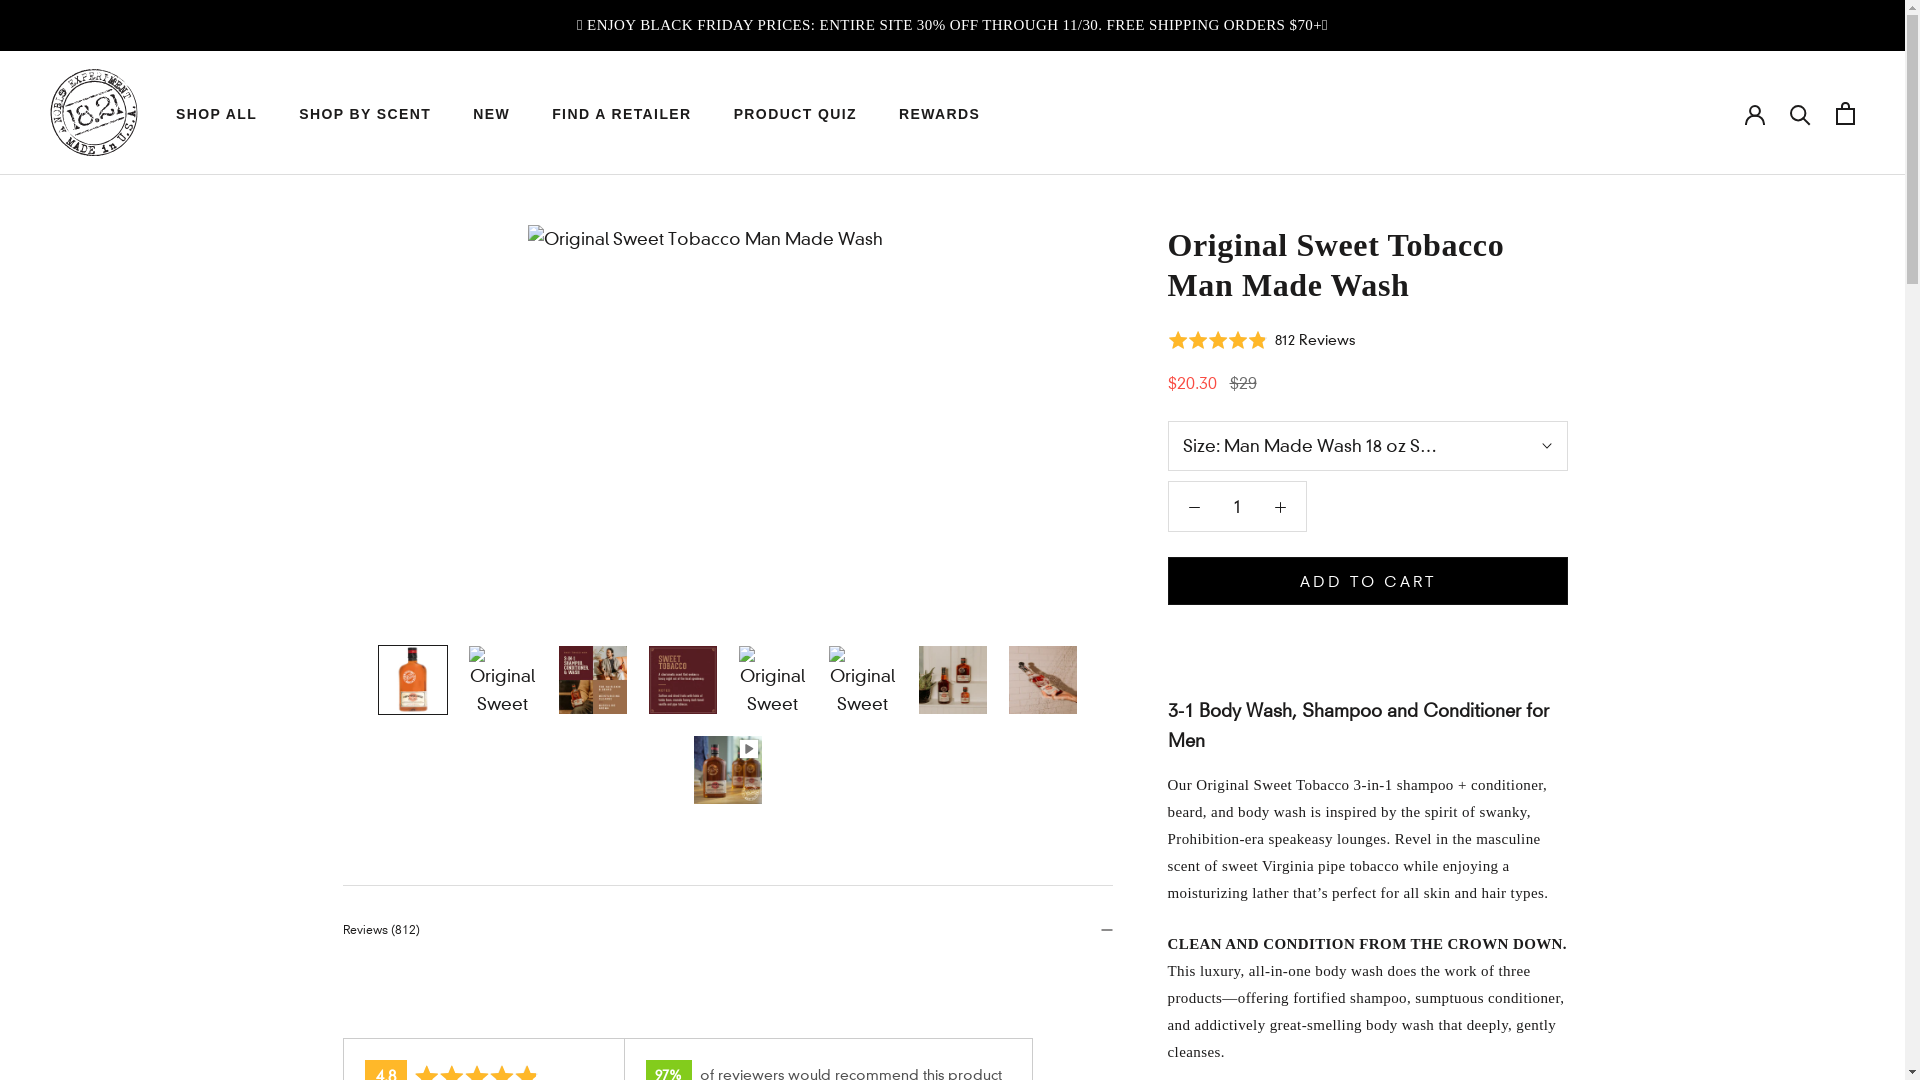 The height and width of the screenshot is (1080, 1920). I want to click on 'REWARDS, so click(938, 114).